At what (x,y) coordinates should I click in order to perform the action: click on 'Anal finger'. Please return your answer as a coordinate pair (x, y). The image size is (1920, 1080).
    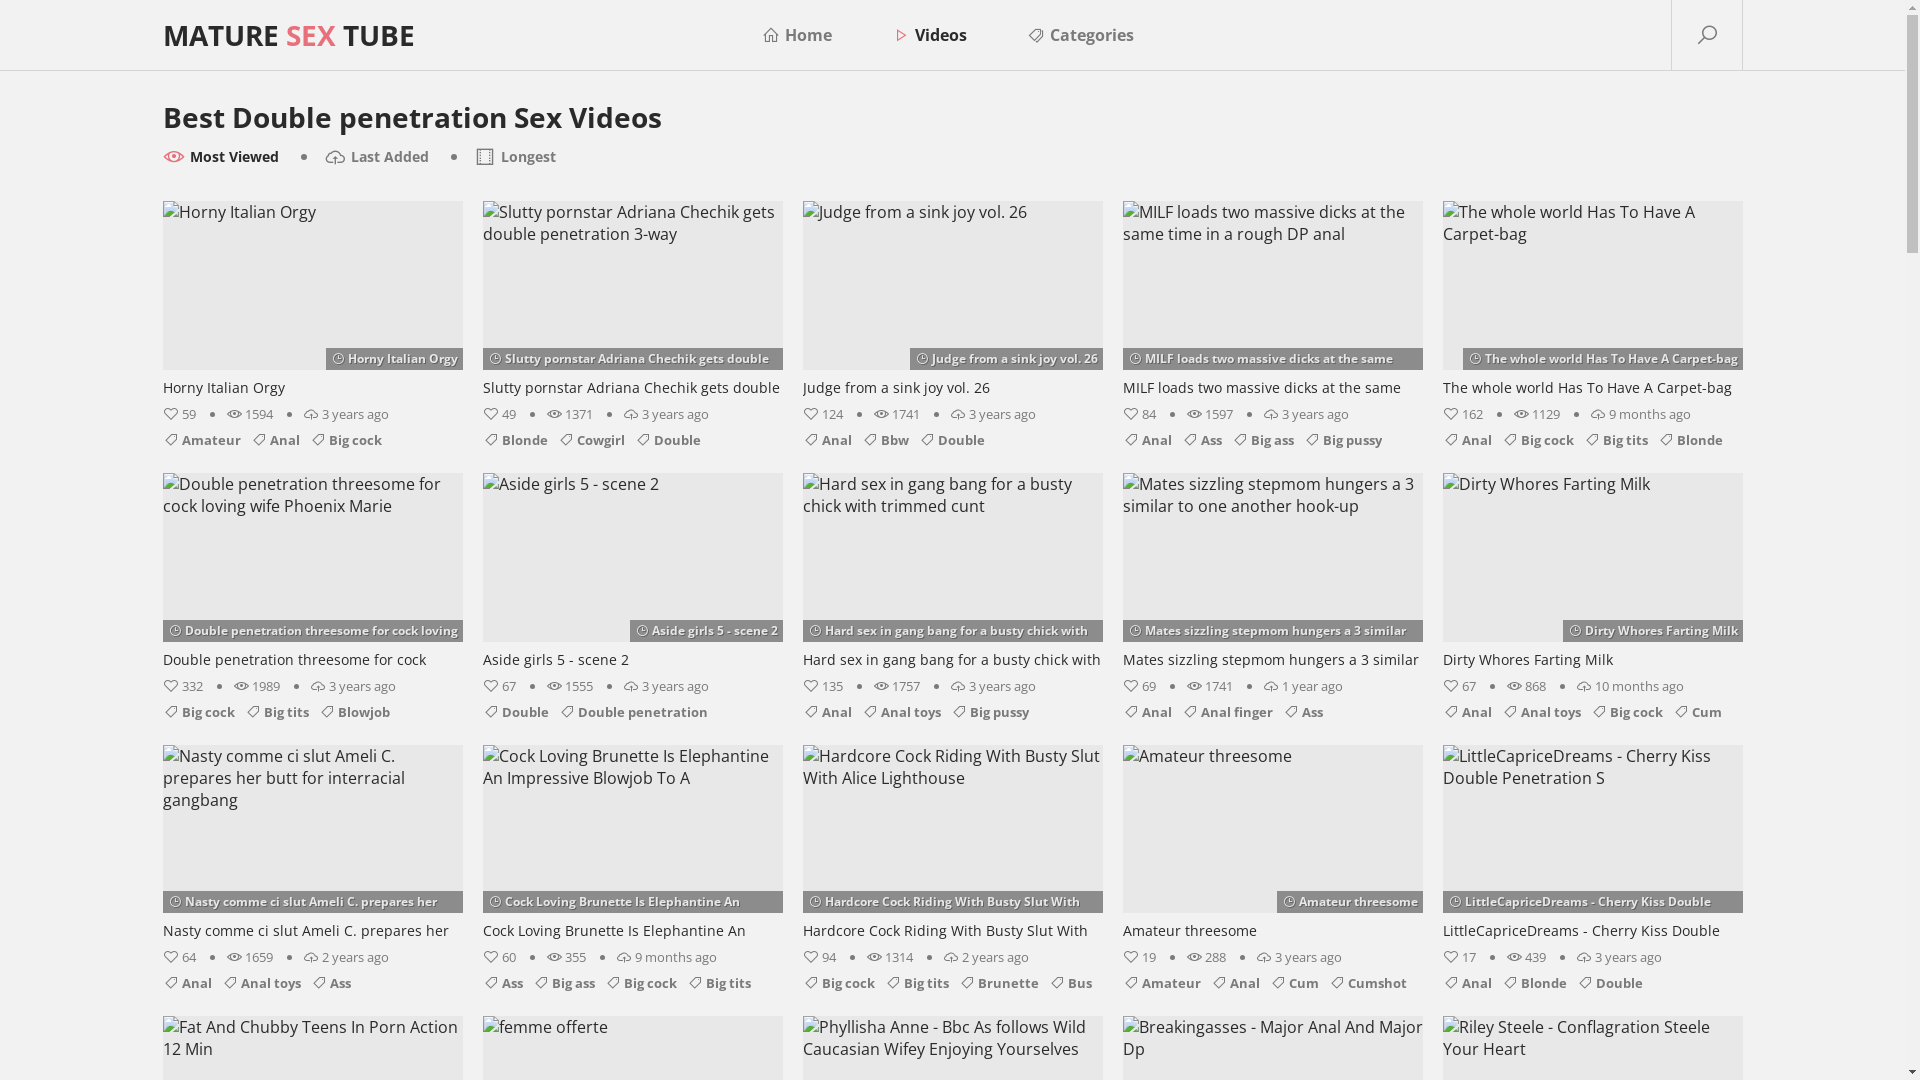
    Looking at the image, I should click on (1181, 709).